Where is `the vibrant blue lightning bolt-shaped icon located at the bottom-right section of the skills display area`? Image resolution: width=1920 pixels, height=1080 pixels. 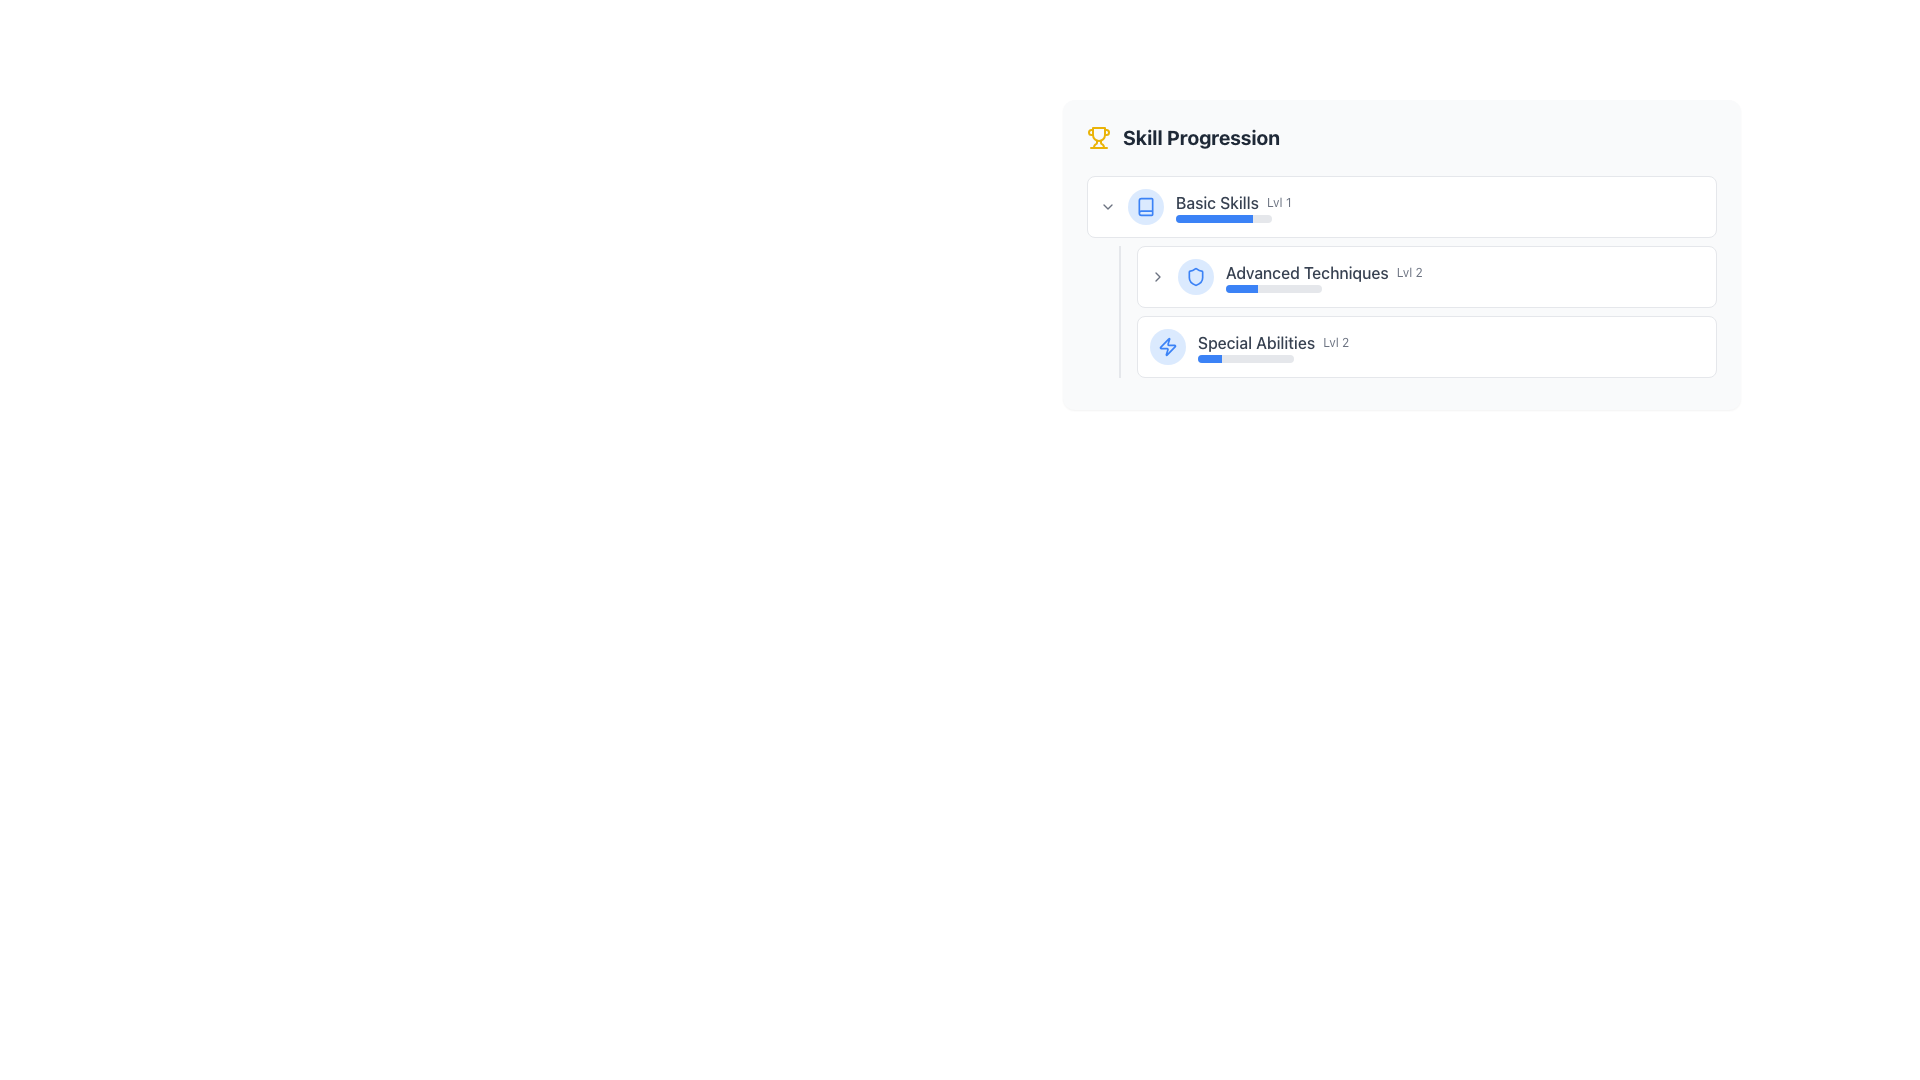 the vibrant blue lightning bolt-shaped icon located at the bottom-right section of the skills display area is located at coordinates (1167, 346).